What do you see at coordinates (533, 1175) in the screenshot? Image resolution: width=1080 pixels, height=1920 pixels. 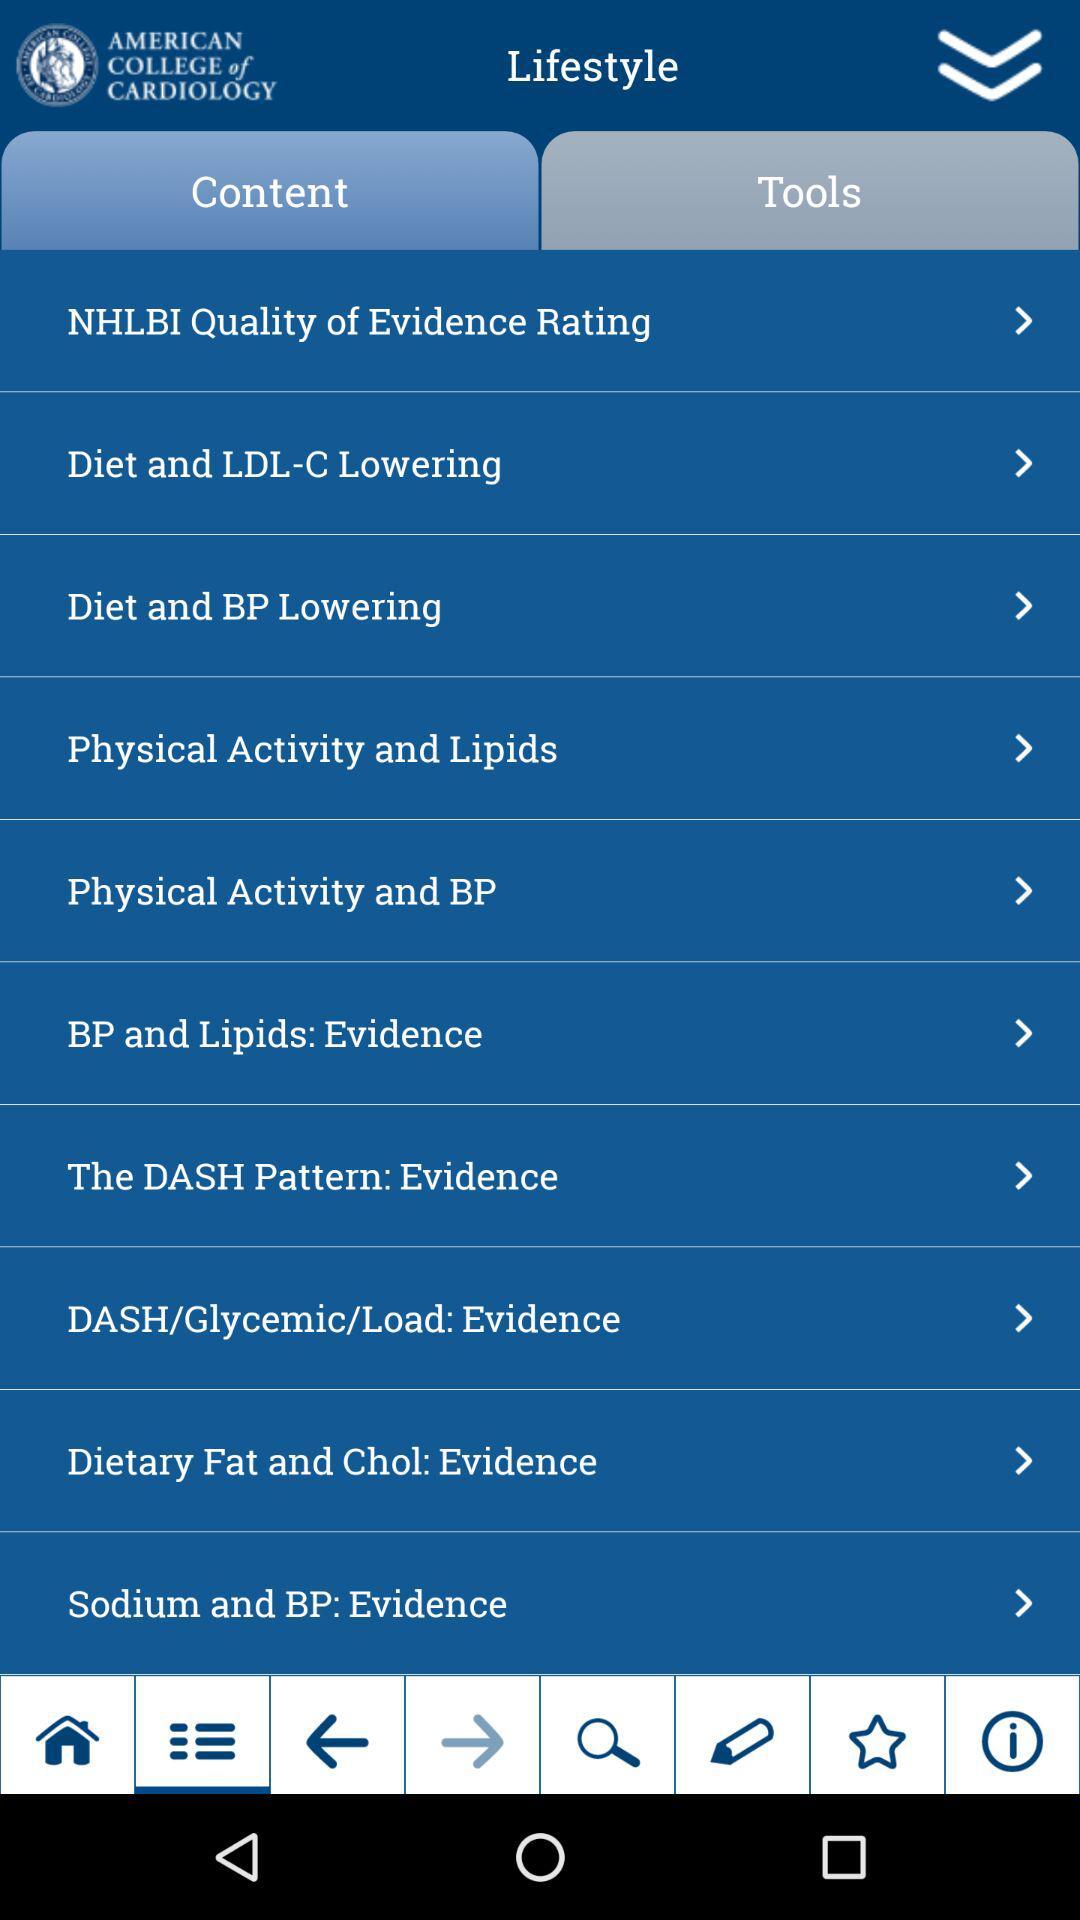 I see `the dash pattern` at bounding box center [533, 1175].